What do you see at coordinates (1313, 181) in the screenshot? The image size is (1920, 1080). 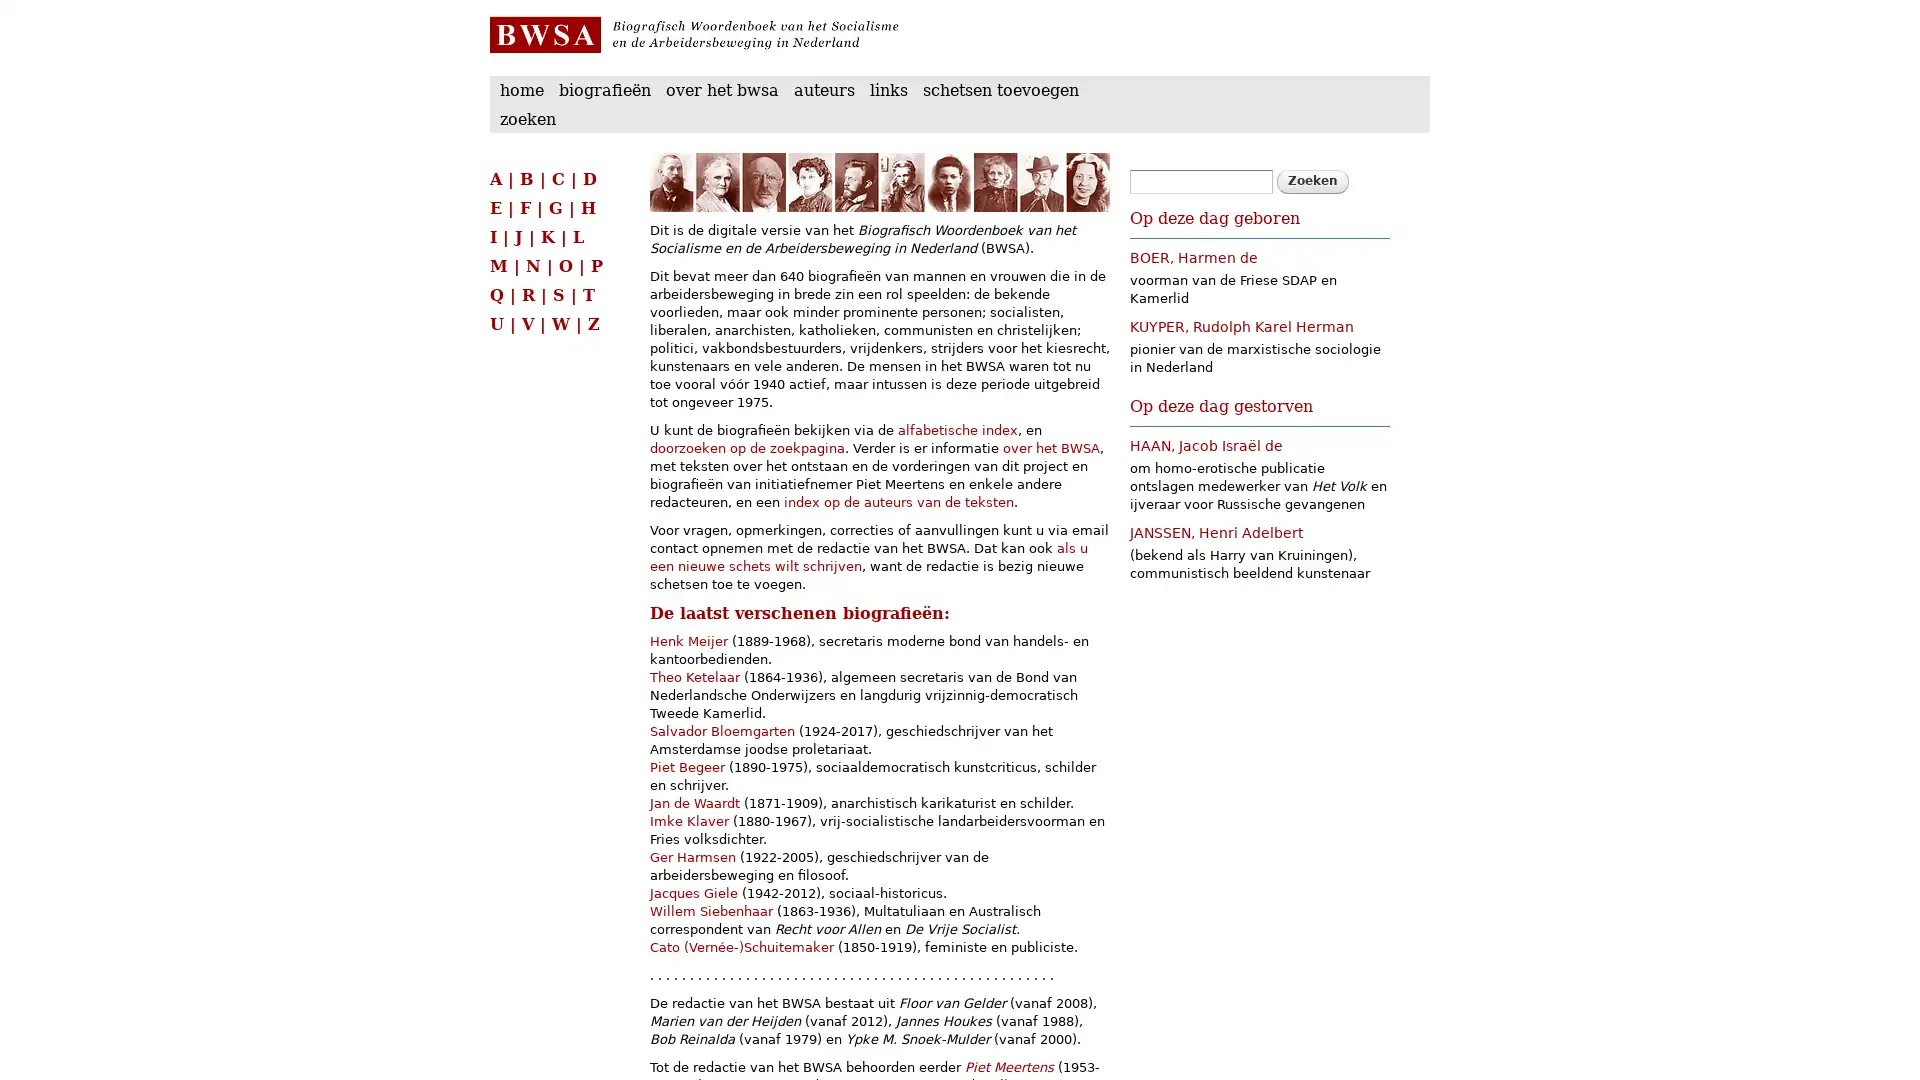 I see `Zoeken` at bounding box center [1313, 181].